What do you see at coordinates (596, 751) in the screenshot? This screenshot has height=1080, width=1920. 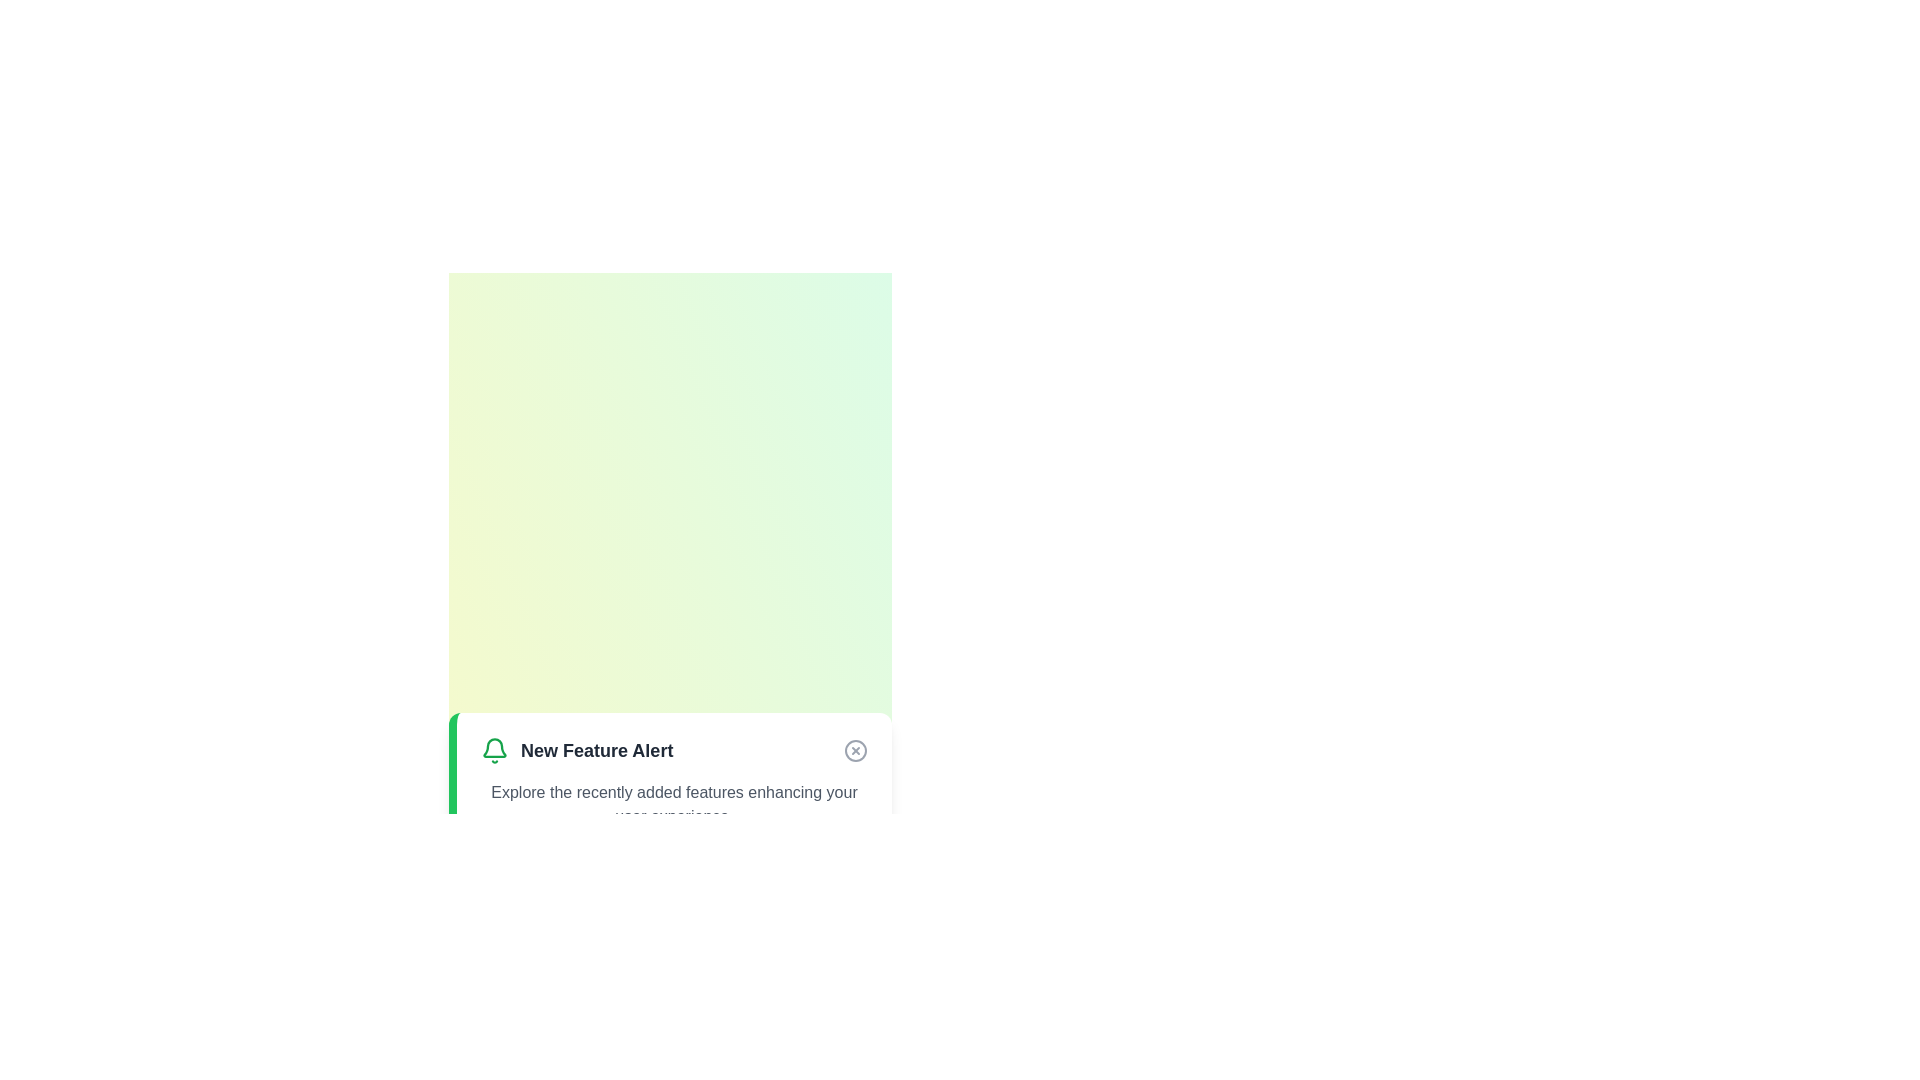 I see `the text element displaying 'New Feature Alert', which is in bold, large dark gray font and aligned to the left next to a bell icon` at bounding box center [596, 751].